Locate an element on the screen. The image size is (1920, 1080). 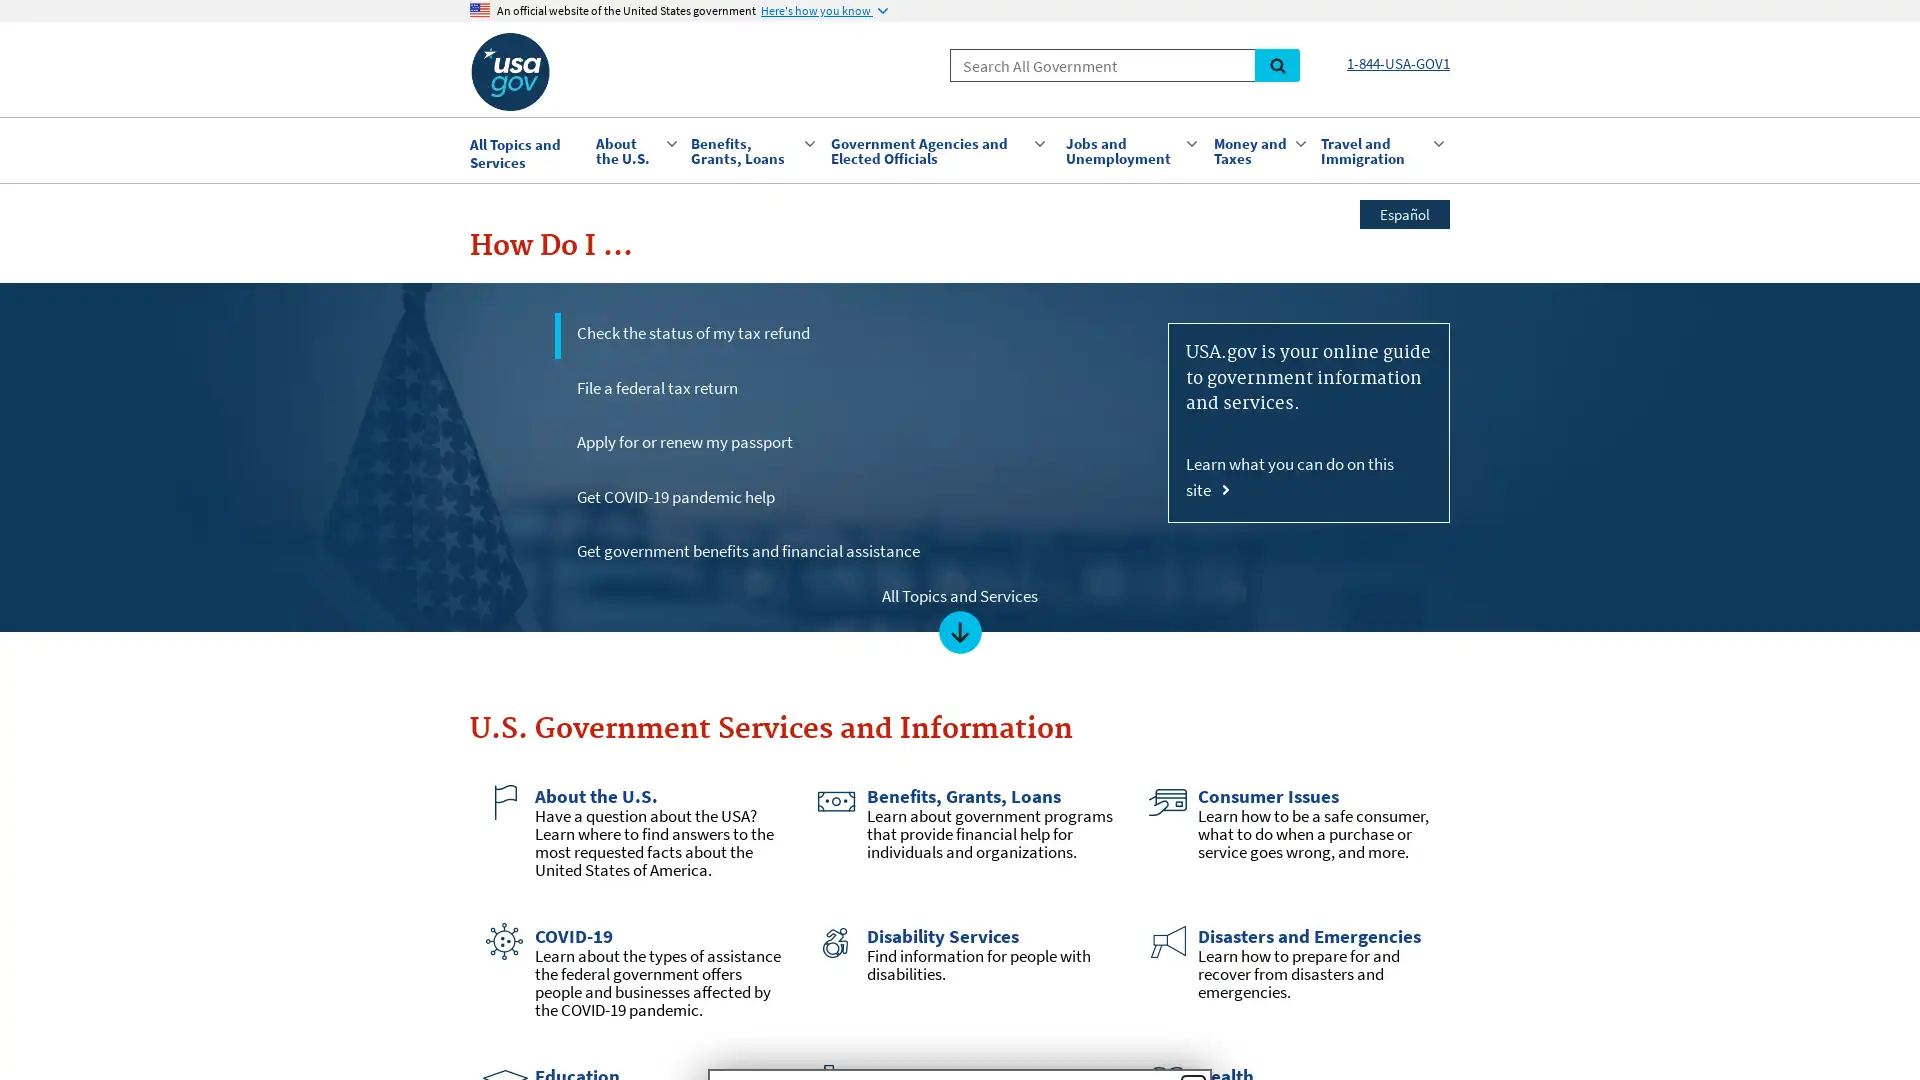
Government Agencies and Elected Officials is located at coordinates (936, 149).